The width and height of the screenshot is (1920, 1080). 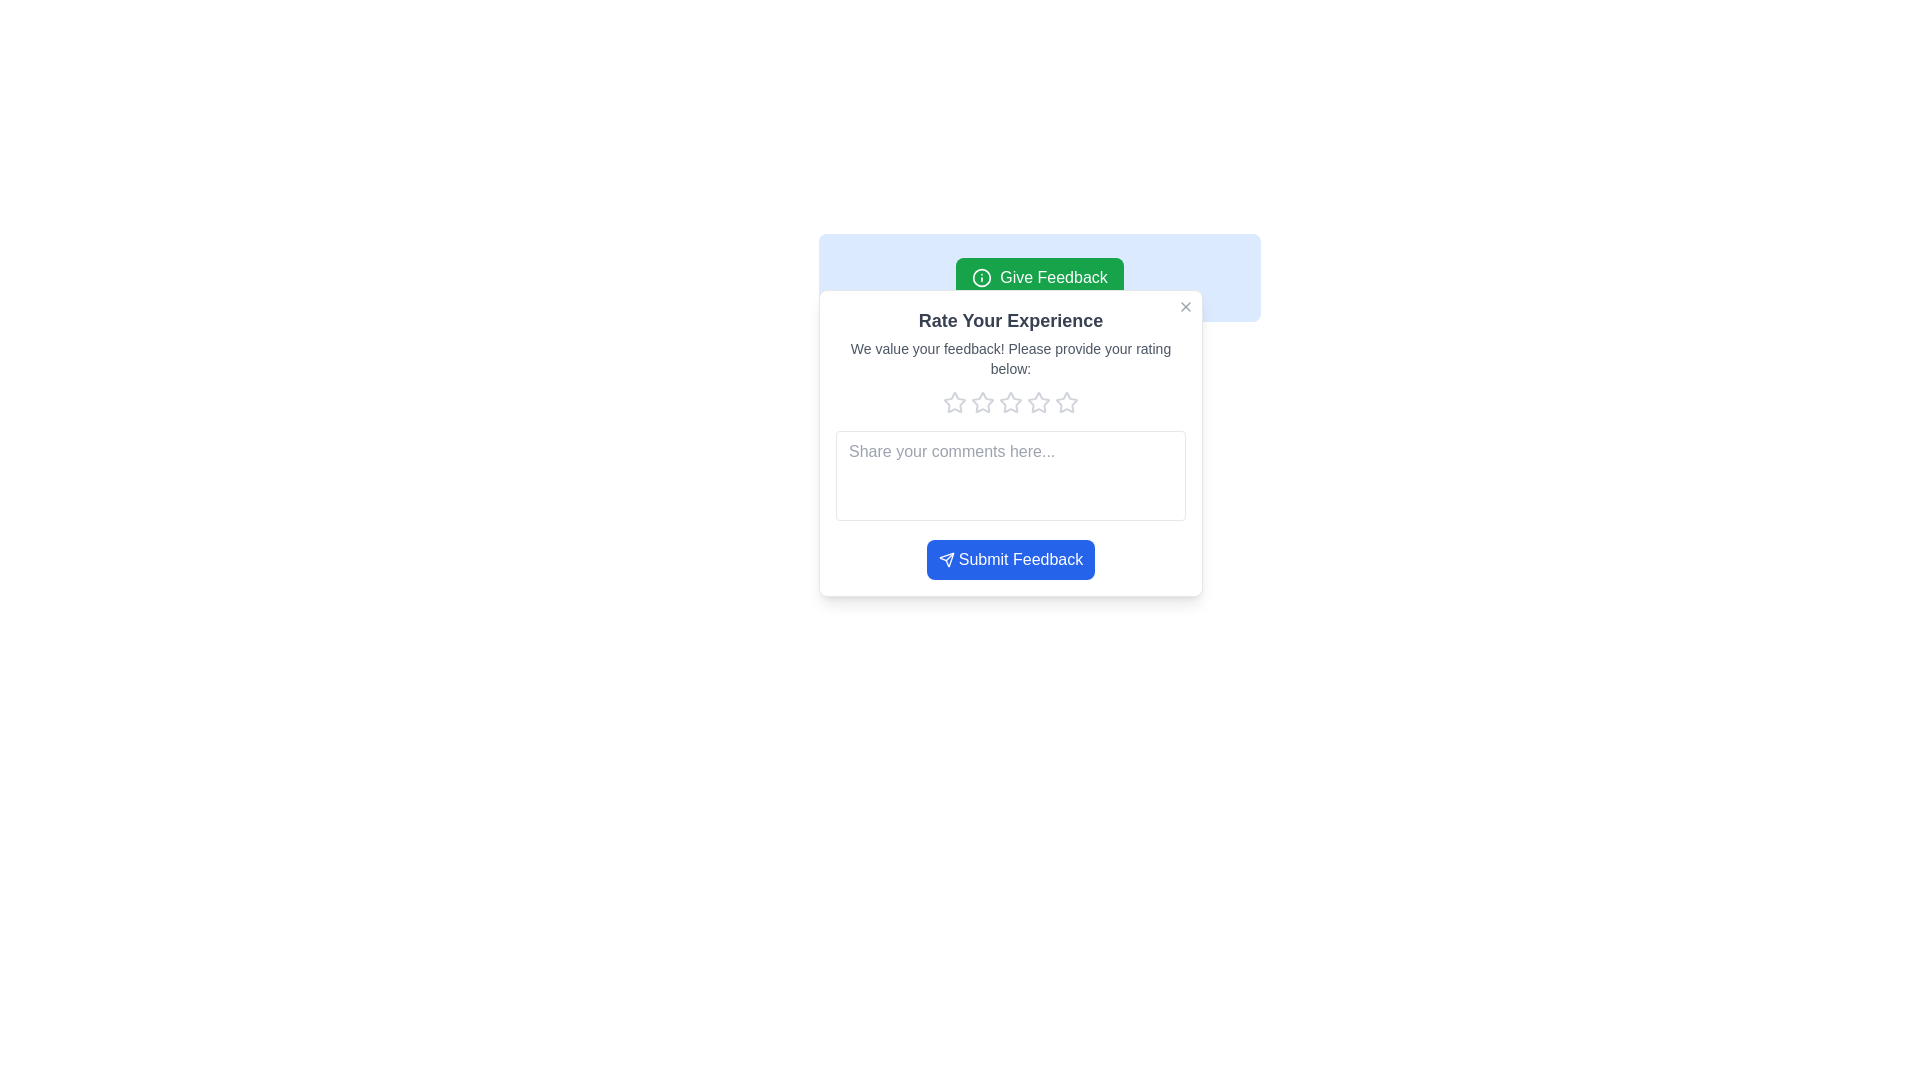 What do you see at coordinates (1038, 402) in the screenshot?
I see `the third star icon in the 'Rate Your Experience' popup to visualize a potential selection` at bounding box center [1038, 402].